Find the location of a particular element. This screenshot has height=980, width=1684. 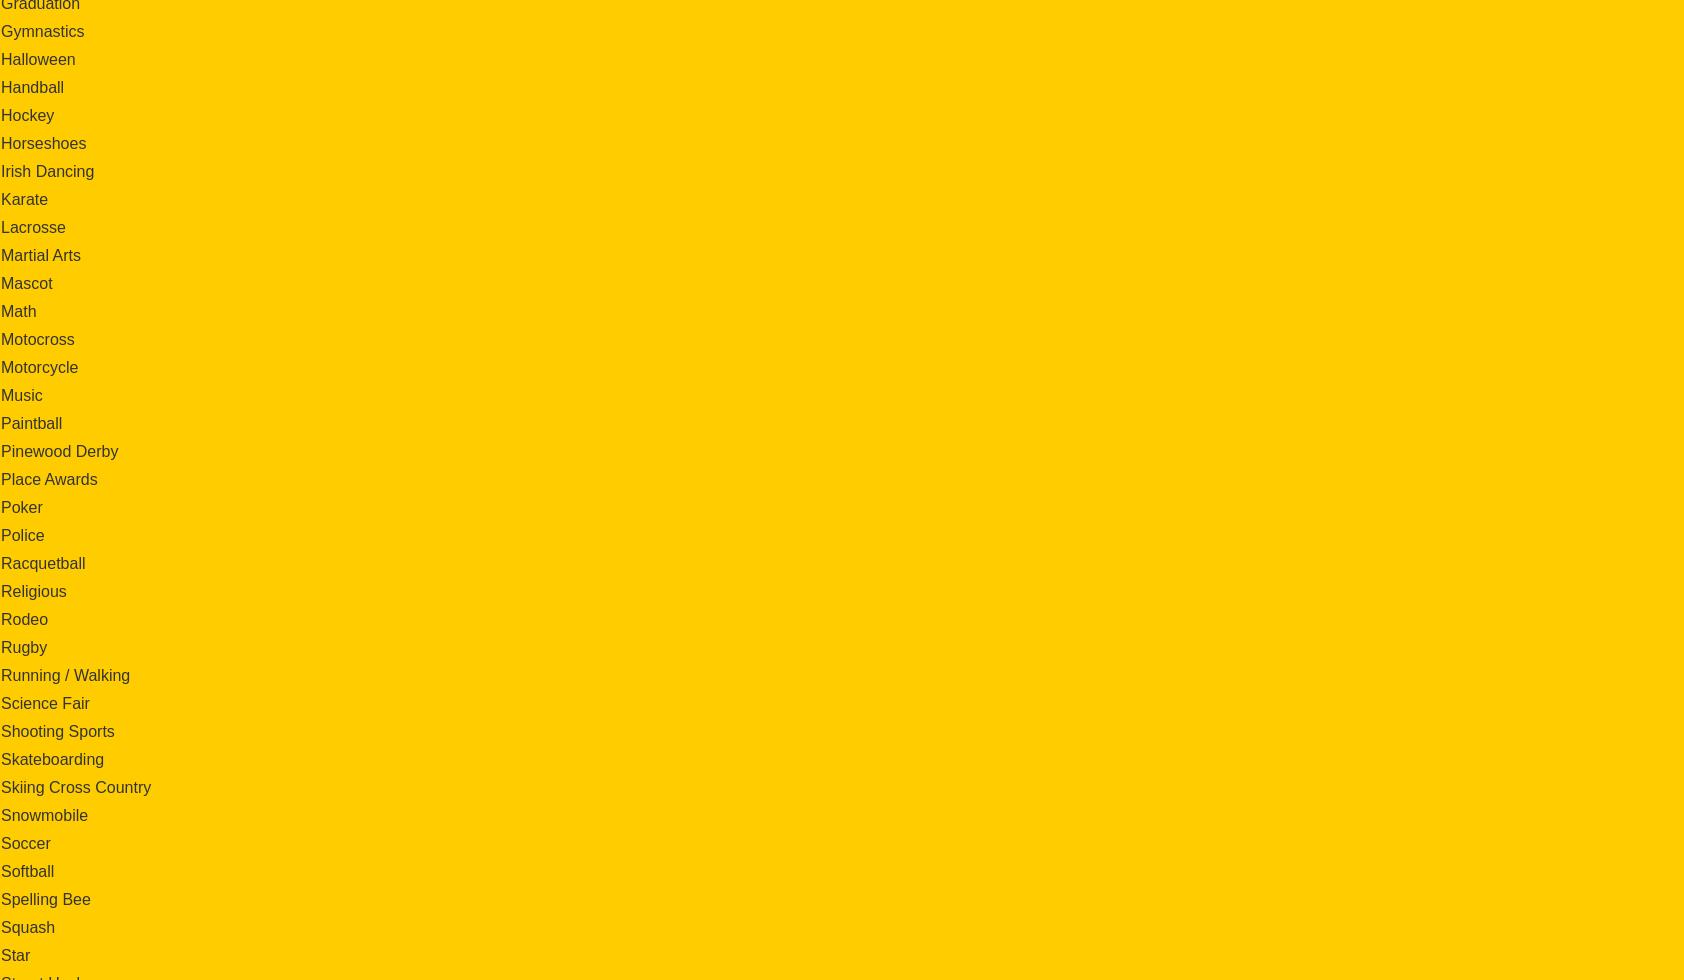

'Gymnastics' is located at coordinates (41, 30).